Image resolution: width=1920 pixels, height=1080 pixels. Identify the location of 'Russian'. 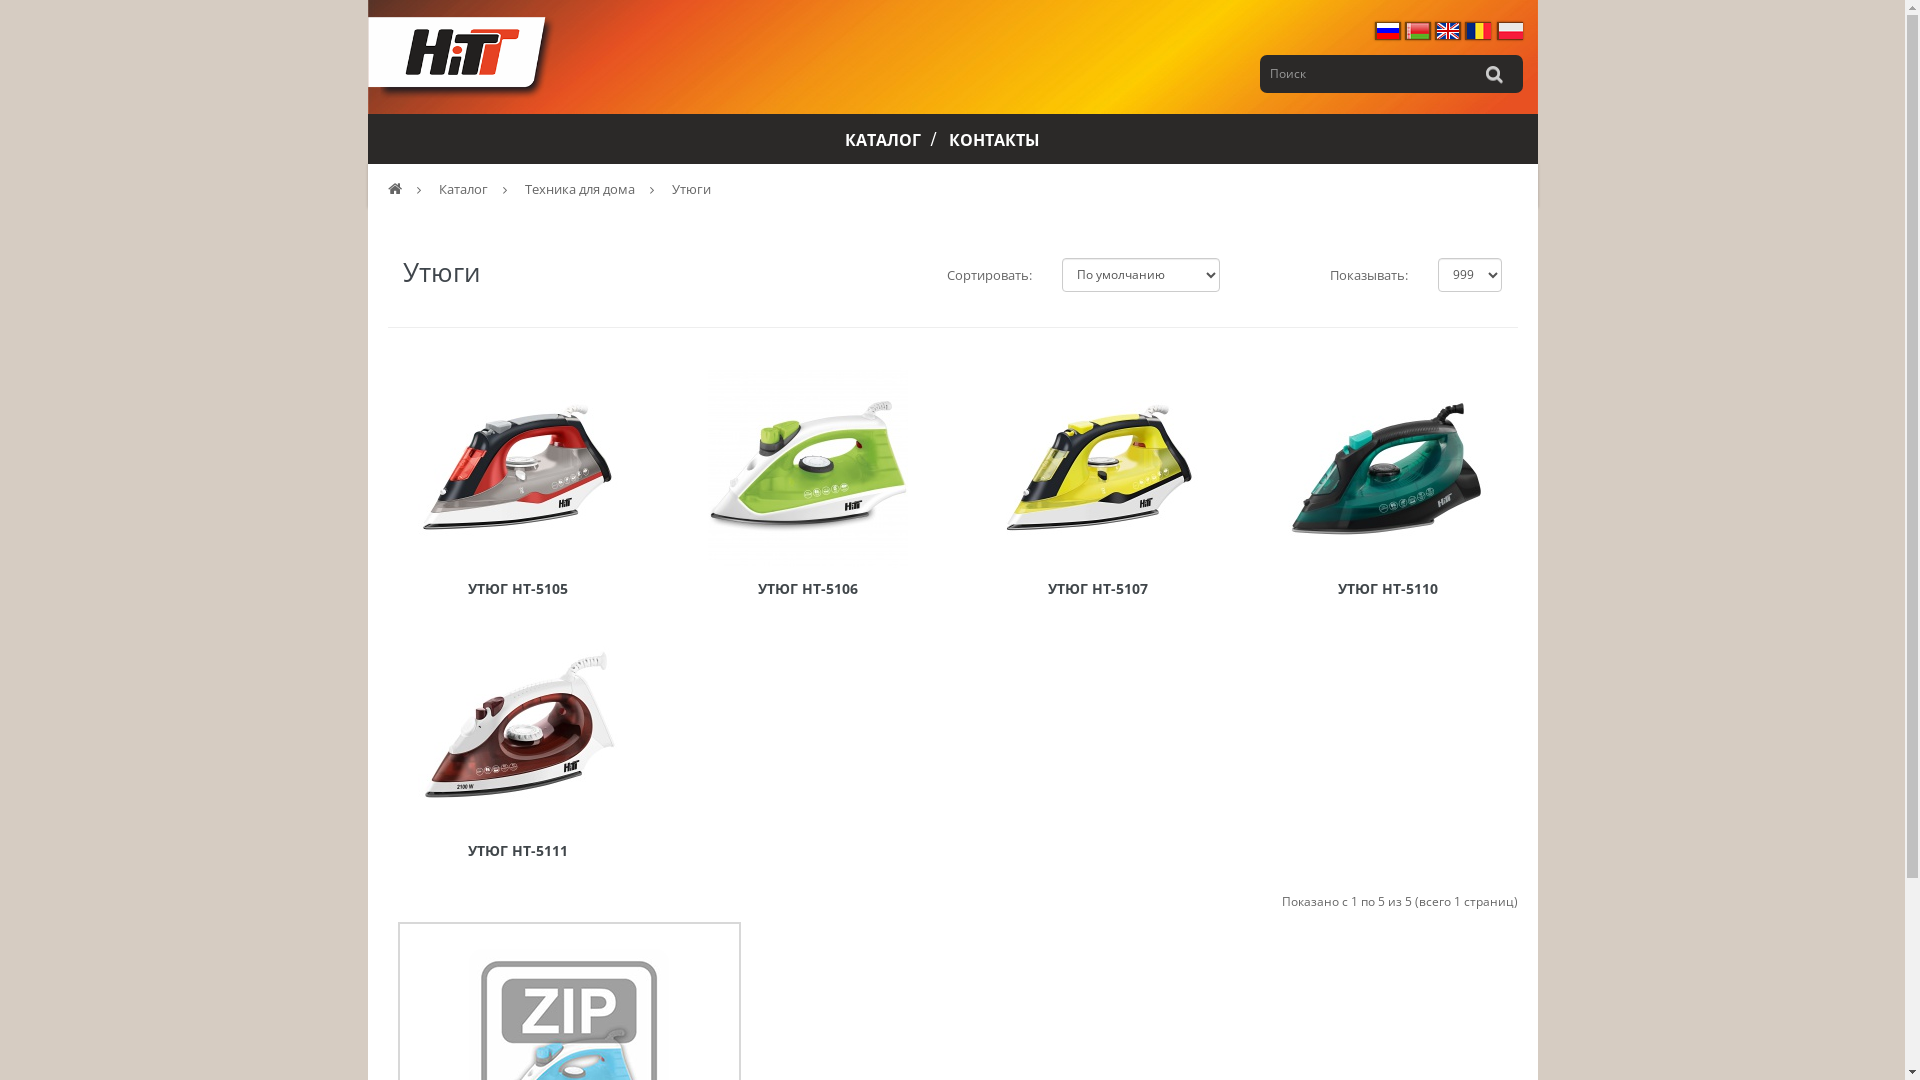
(1386, 30).